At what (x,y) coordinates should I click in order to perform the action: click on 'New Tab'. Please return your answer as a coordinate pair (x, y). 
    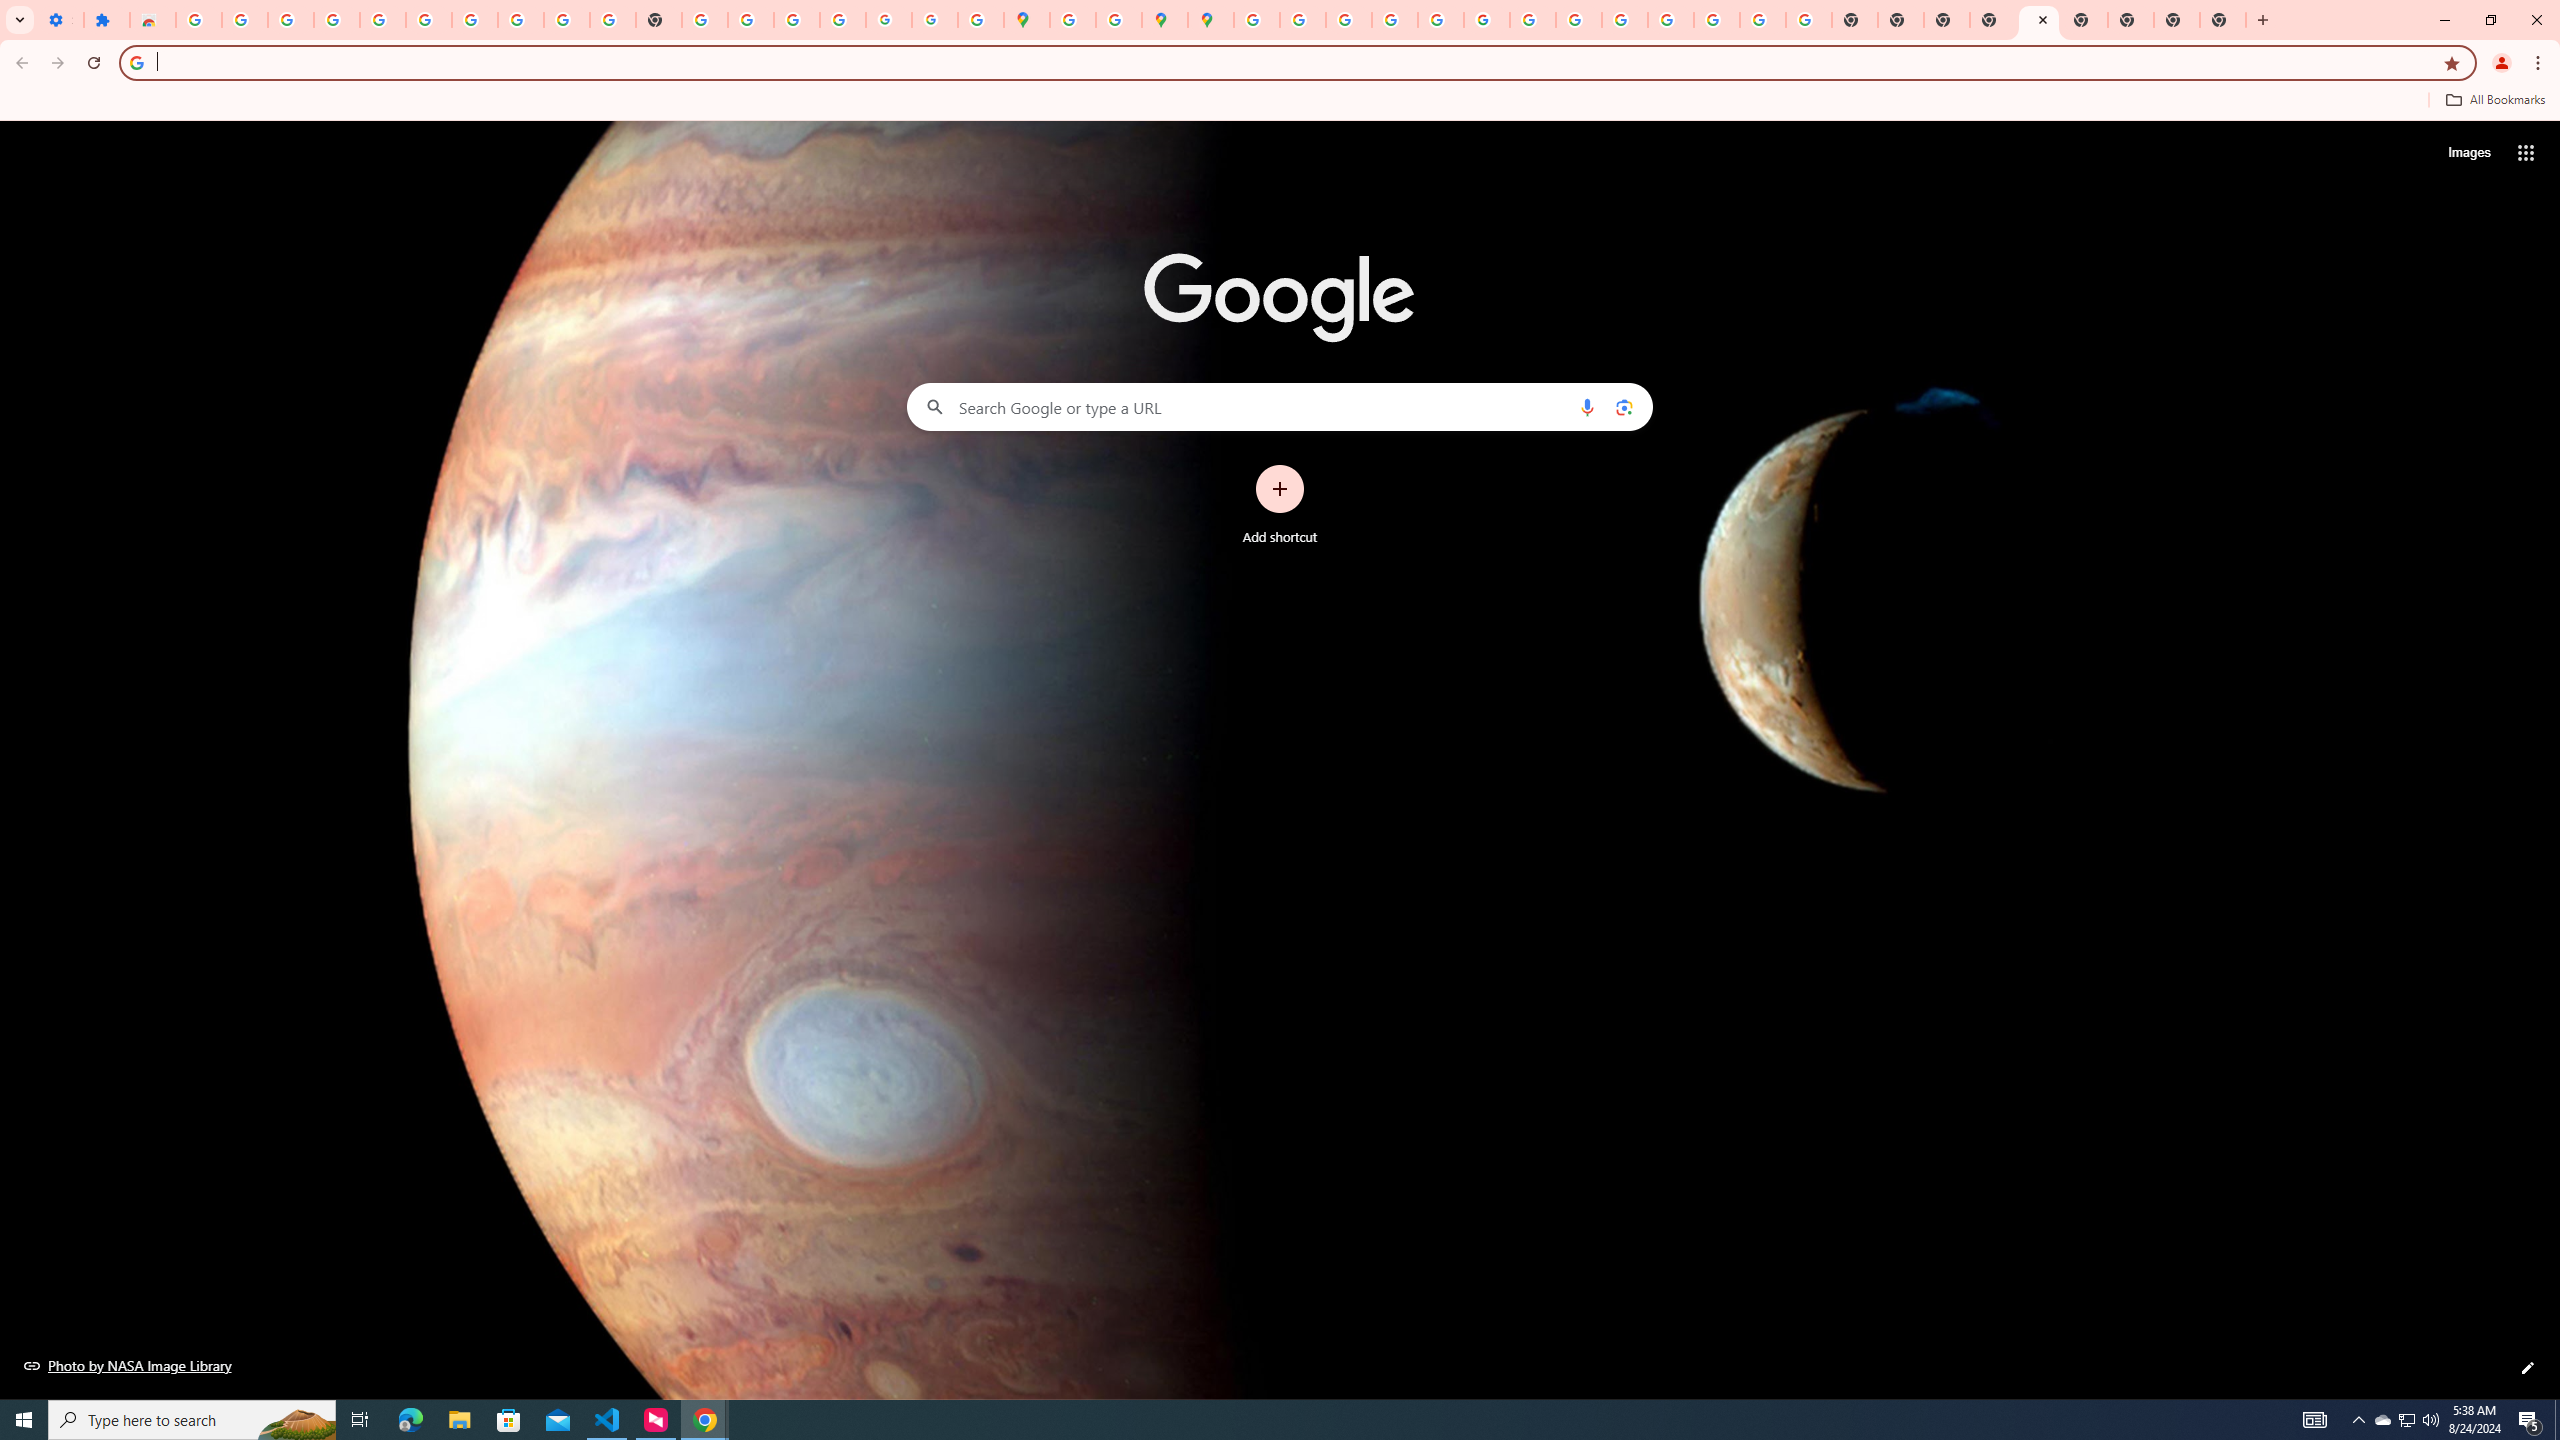
    Looking at the image, I should click on (2222, 19).